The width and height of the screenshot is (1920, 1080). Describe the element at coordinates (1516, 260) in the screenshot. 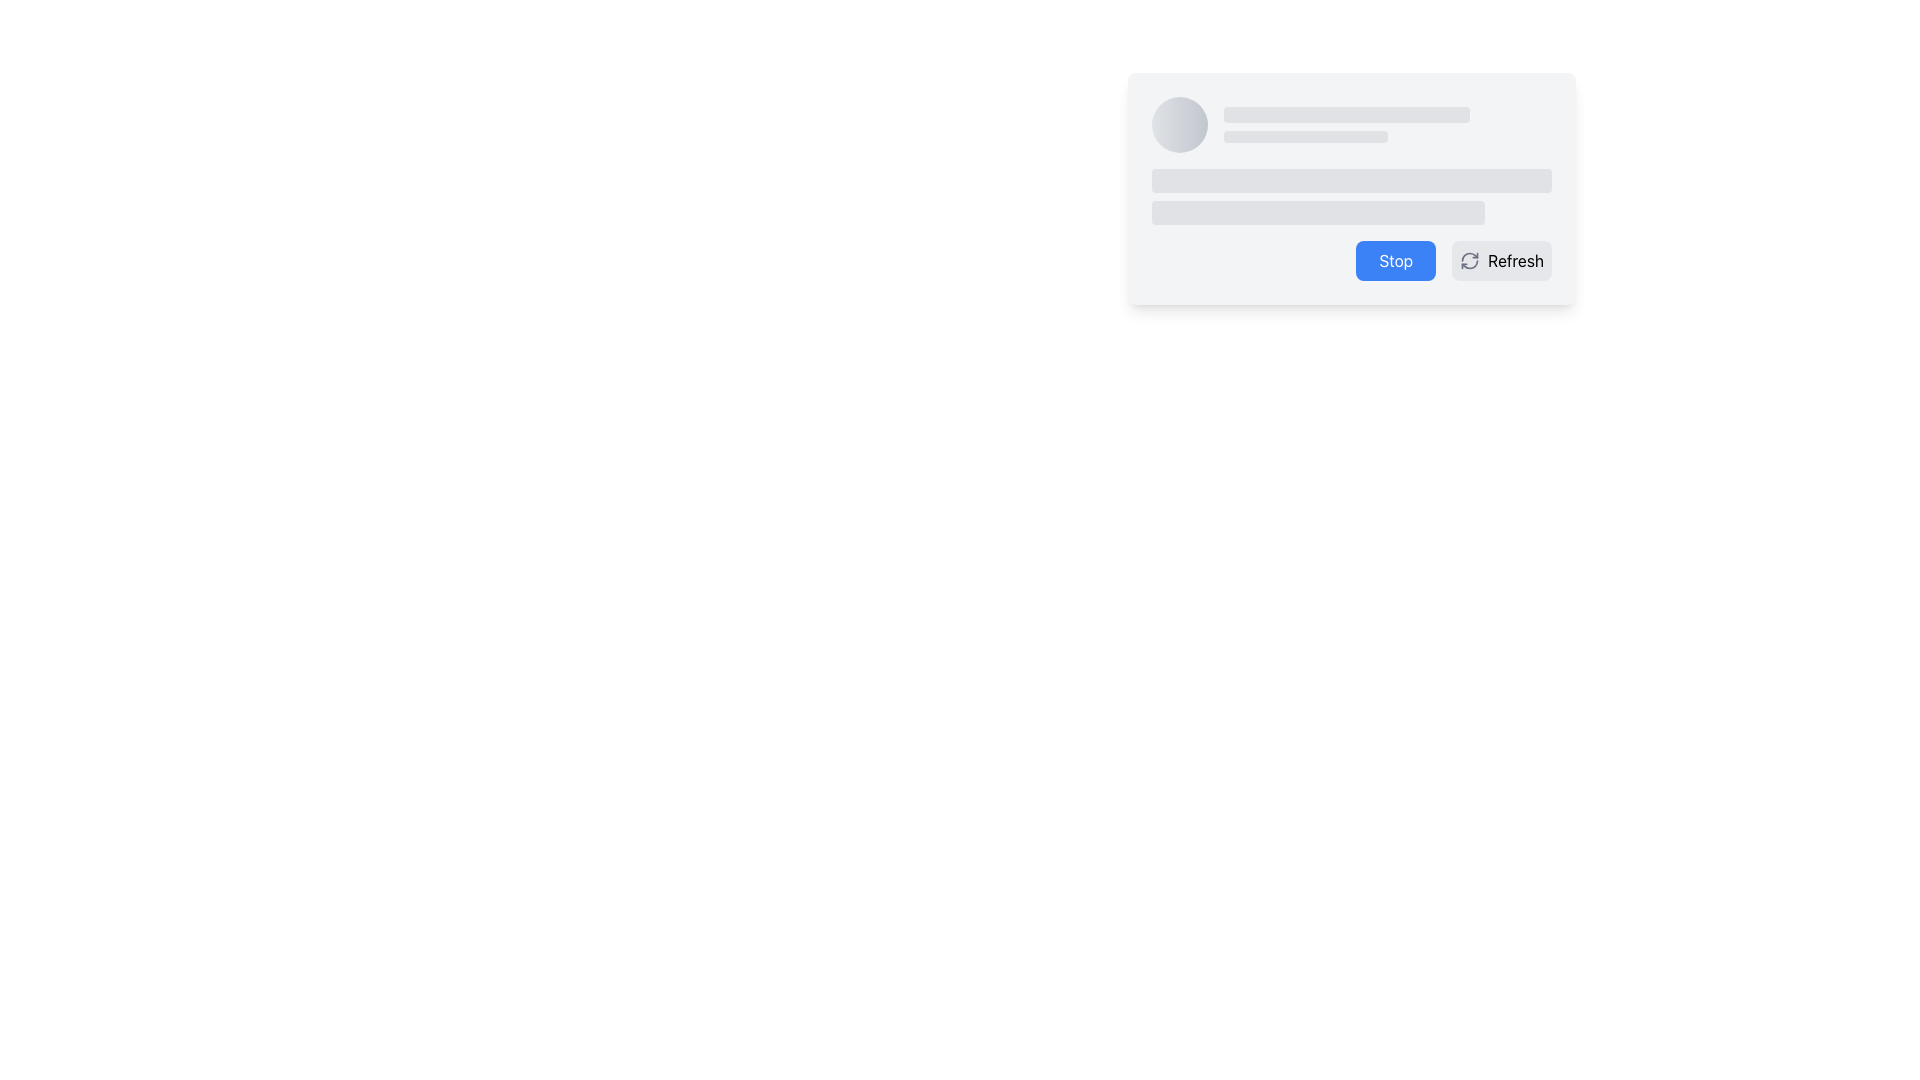

I see `the text element located at the rightmost side of the control bar` at that location.